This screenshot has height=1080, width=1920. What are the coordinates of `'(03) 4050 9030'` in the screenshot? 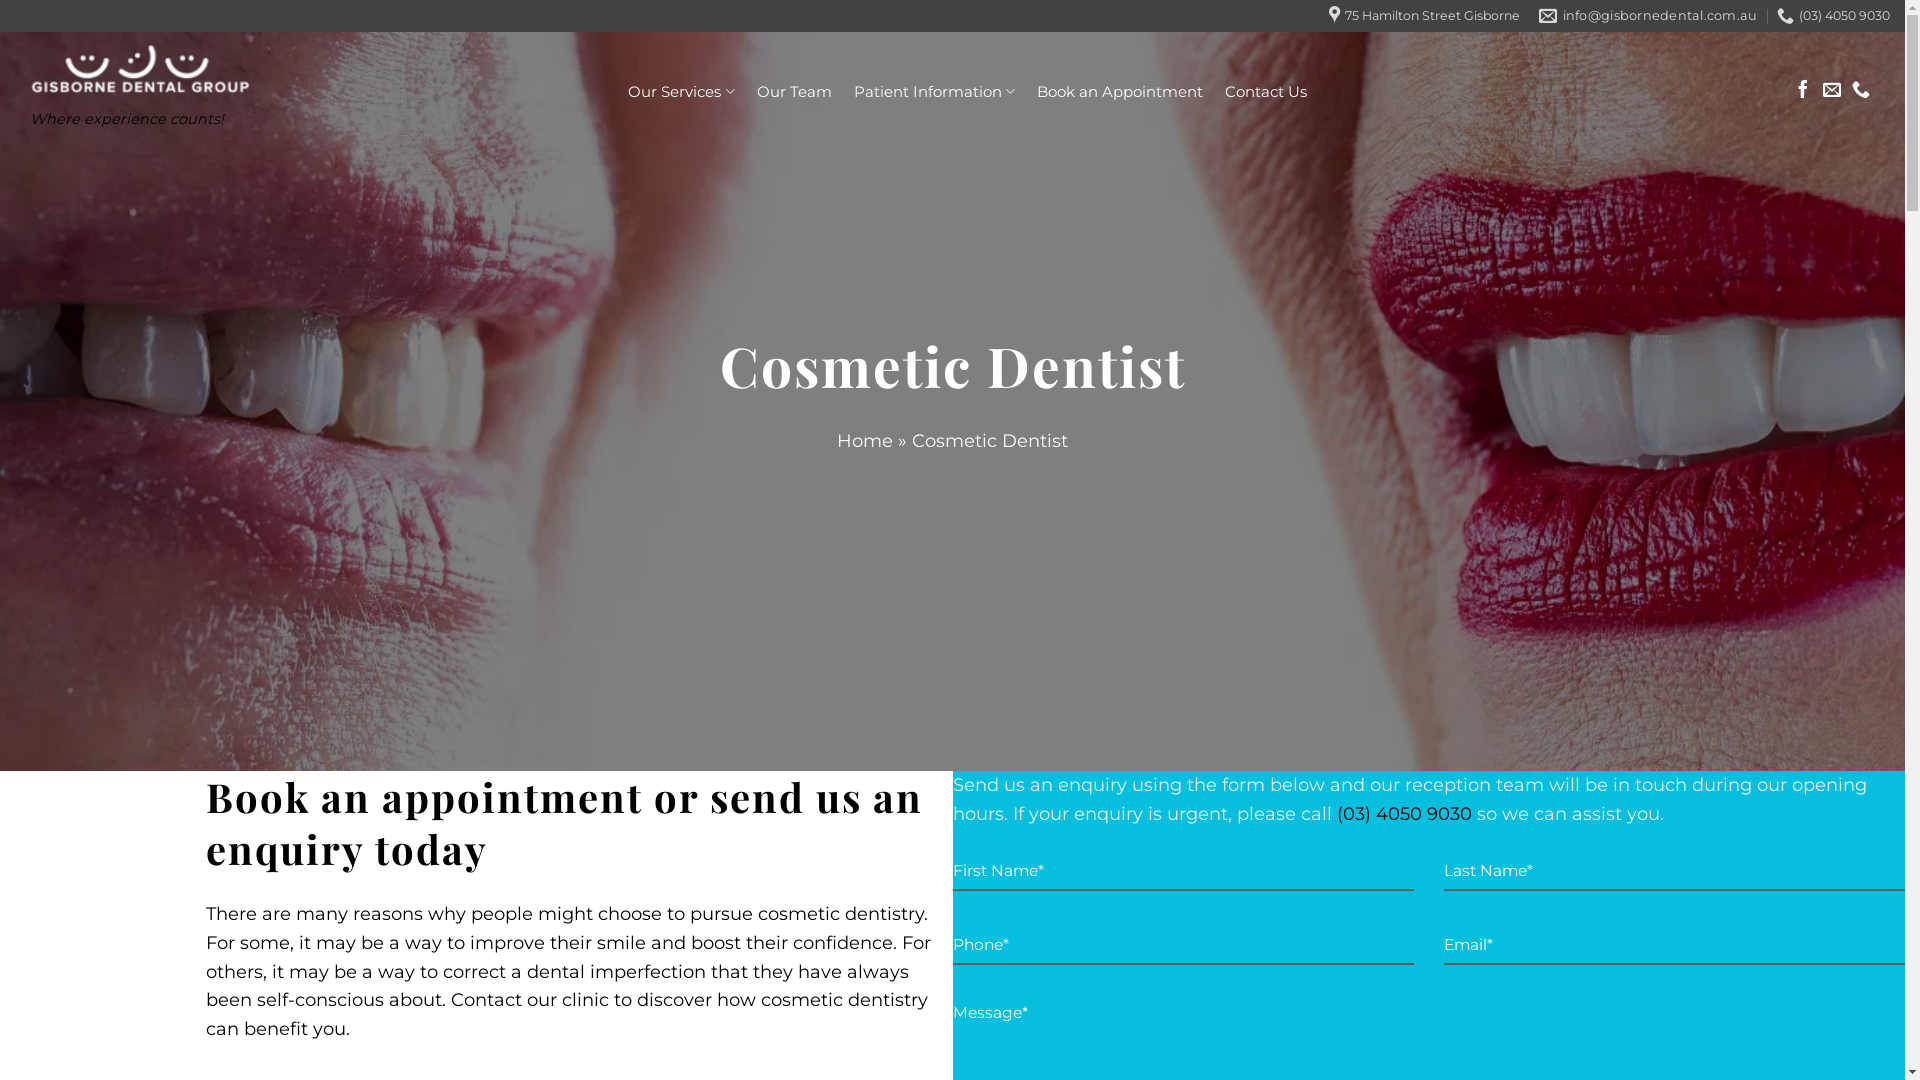 It's located at (1402, 813).